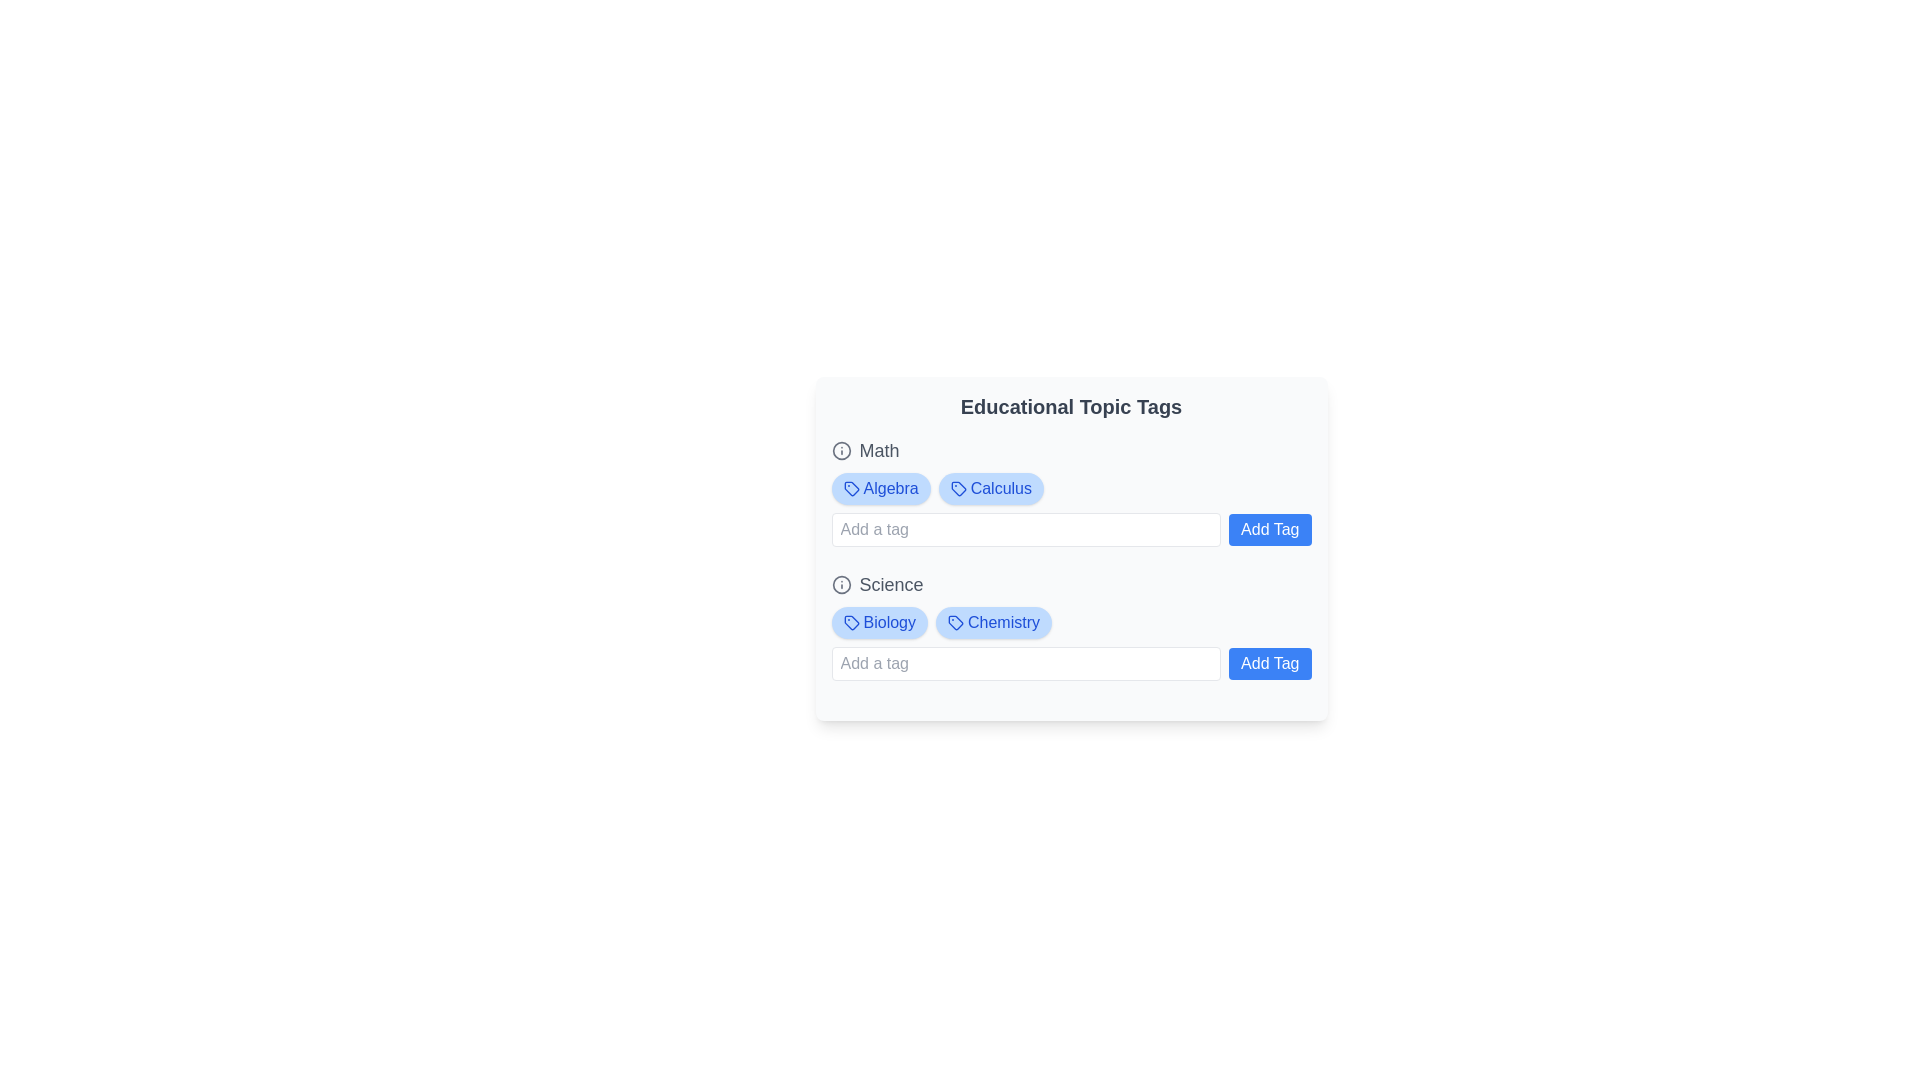 The height and width of the screenshot is (1080, 1920). Describe the element at coordinates (954, 622) in the screenshot. I see `the Chemistry tag icon, which resembles a blue tag with a circular detail, located above the input field and the 'Add Tag' button in the Science section` at that location.